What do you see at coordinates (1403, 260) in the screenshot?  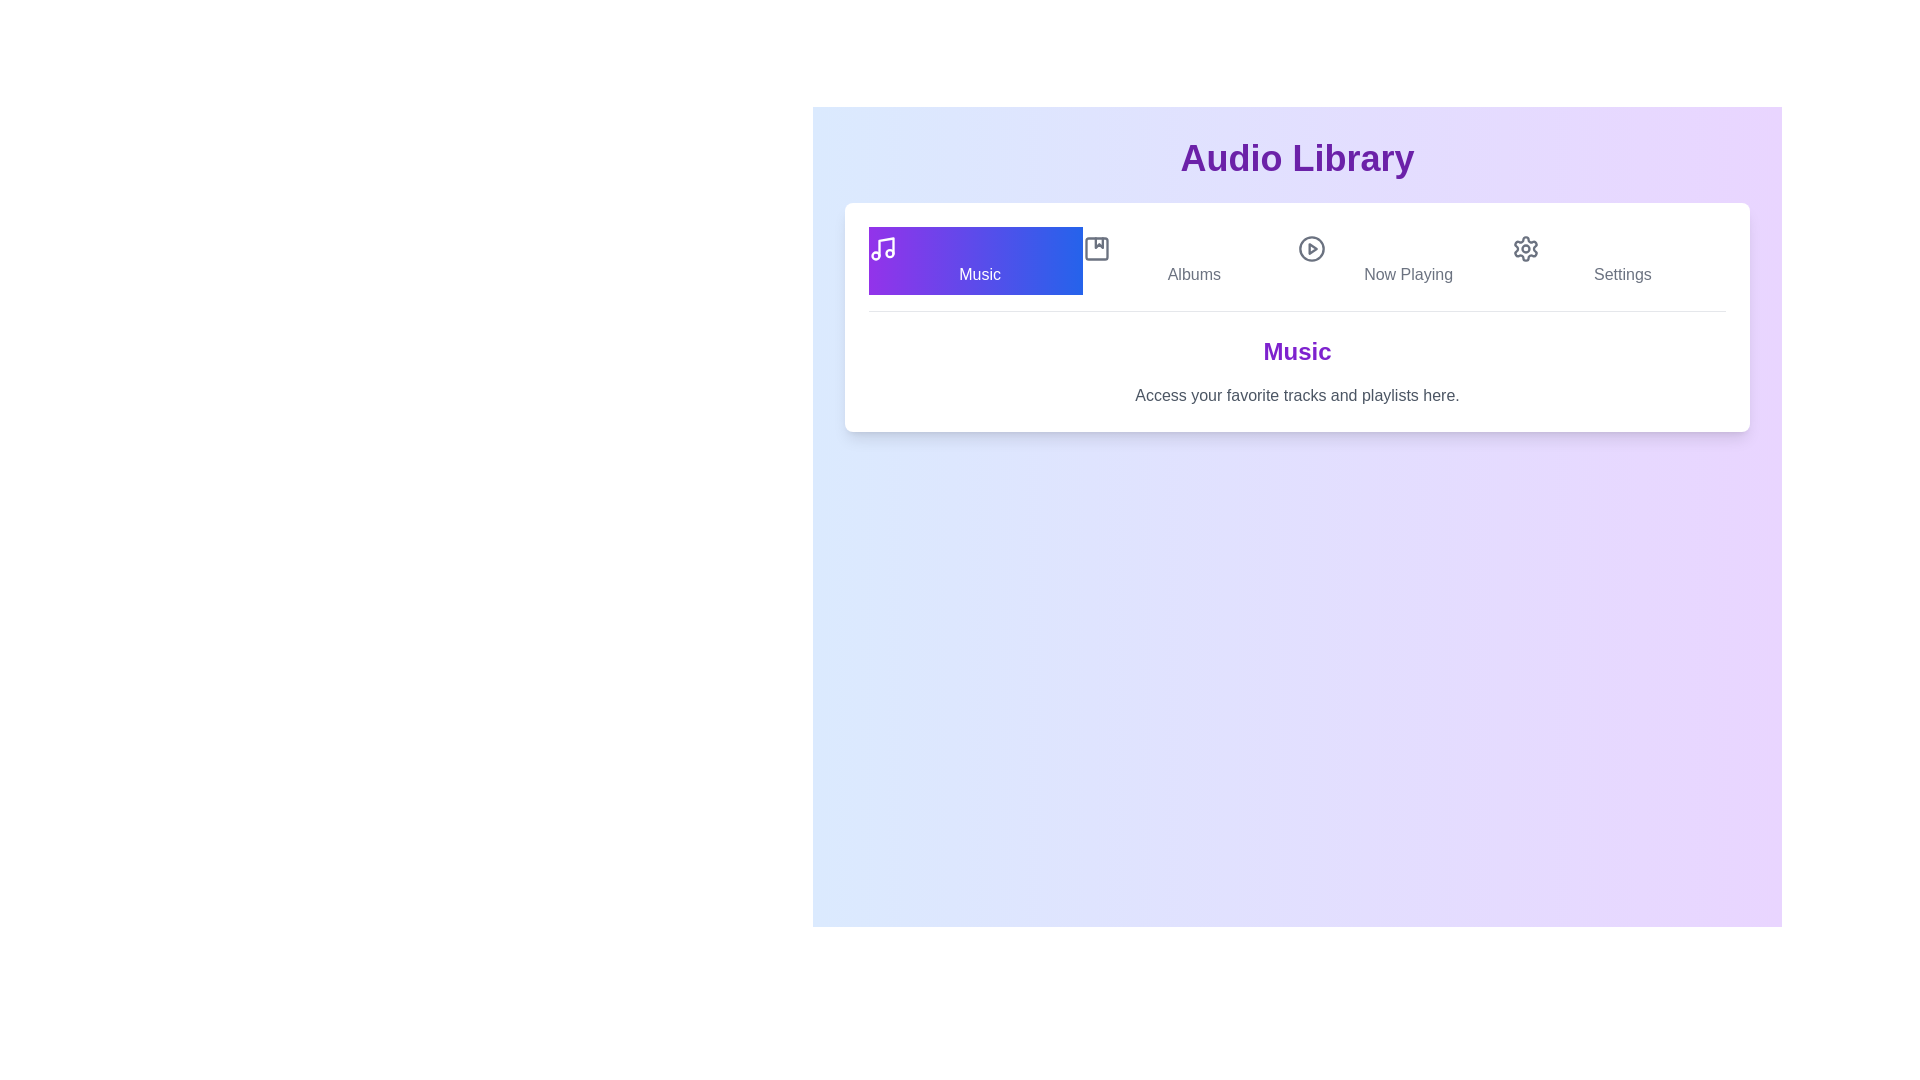 I see `the 'Now Playing' button in the top navigation area` at bounding box center [1403, 260].